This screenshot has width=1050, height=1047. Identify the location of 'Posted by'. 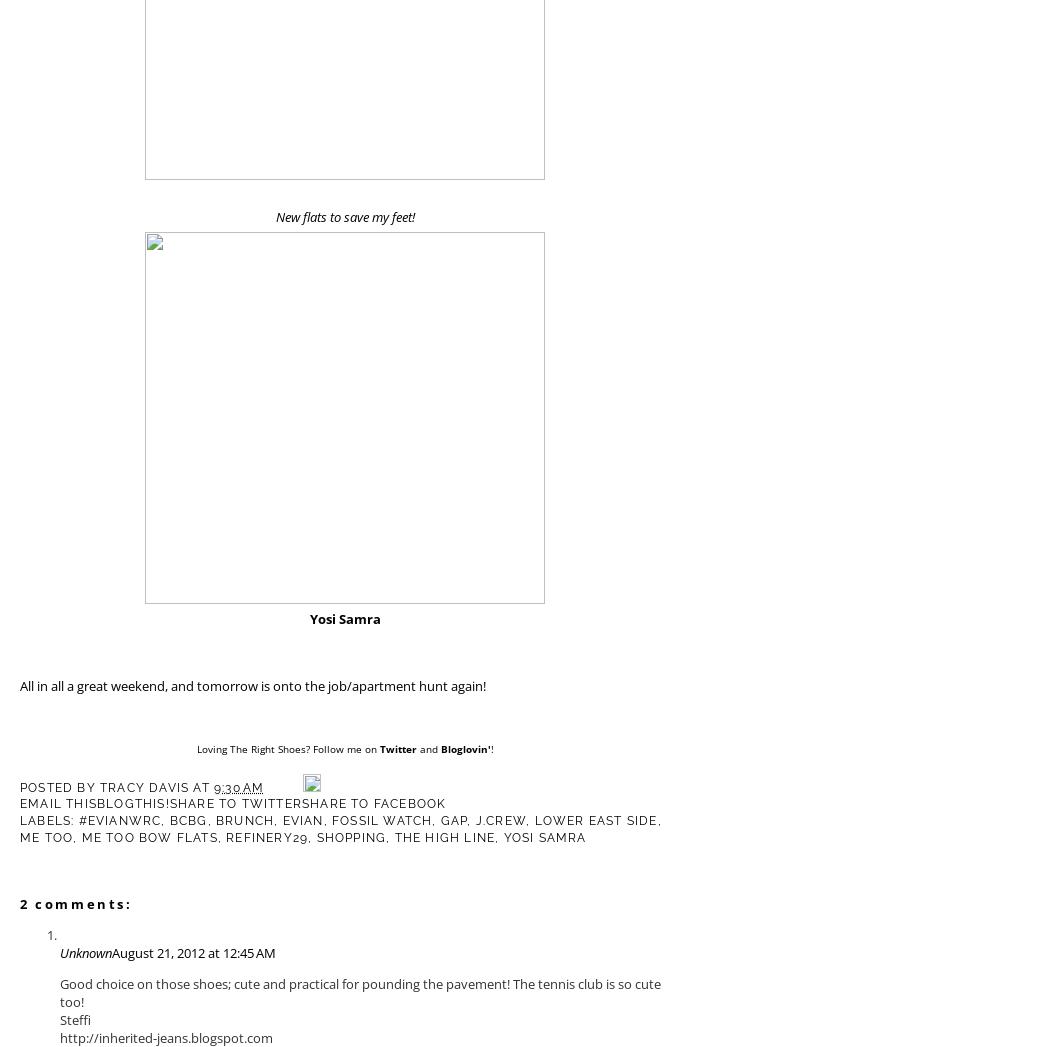
(19, 786).